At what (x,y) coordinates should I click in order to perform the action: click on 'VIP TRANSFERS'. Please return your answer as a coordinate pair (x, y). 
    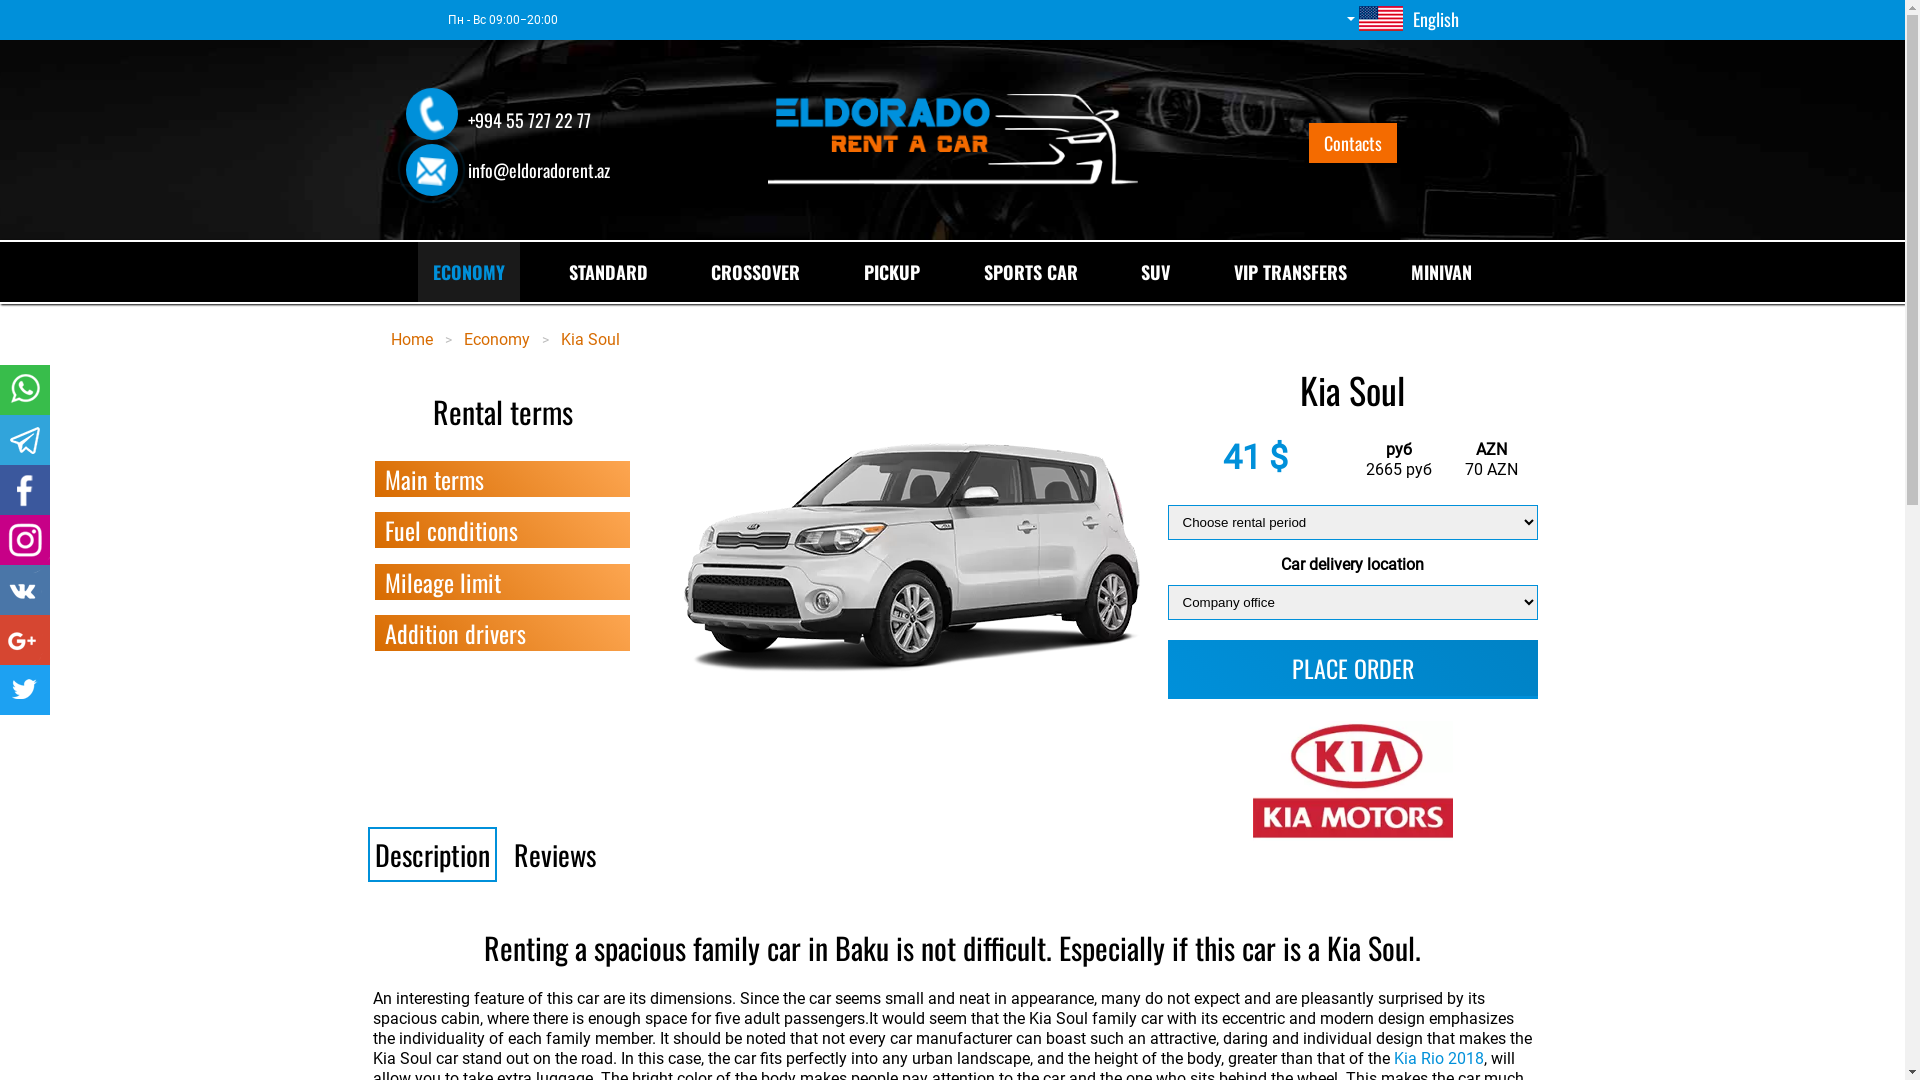
    Looking at the image, I should click on (1290, 272).